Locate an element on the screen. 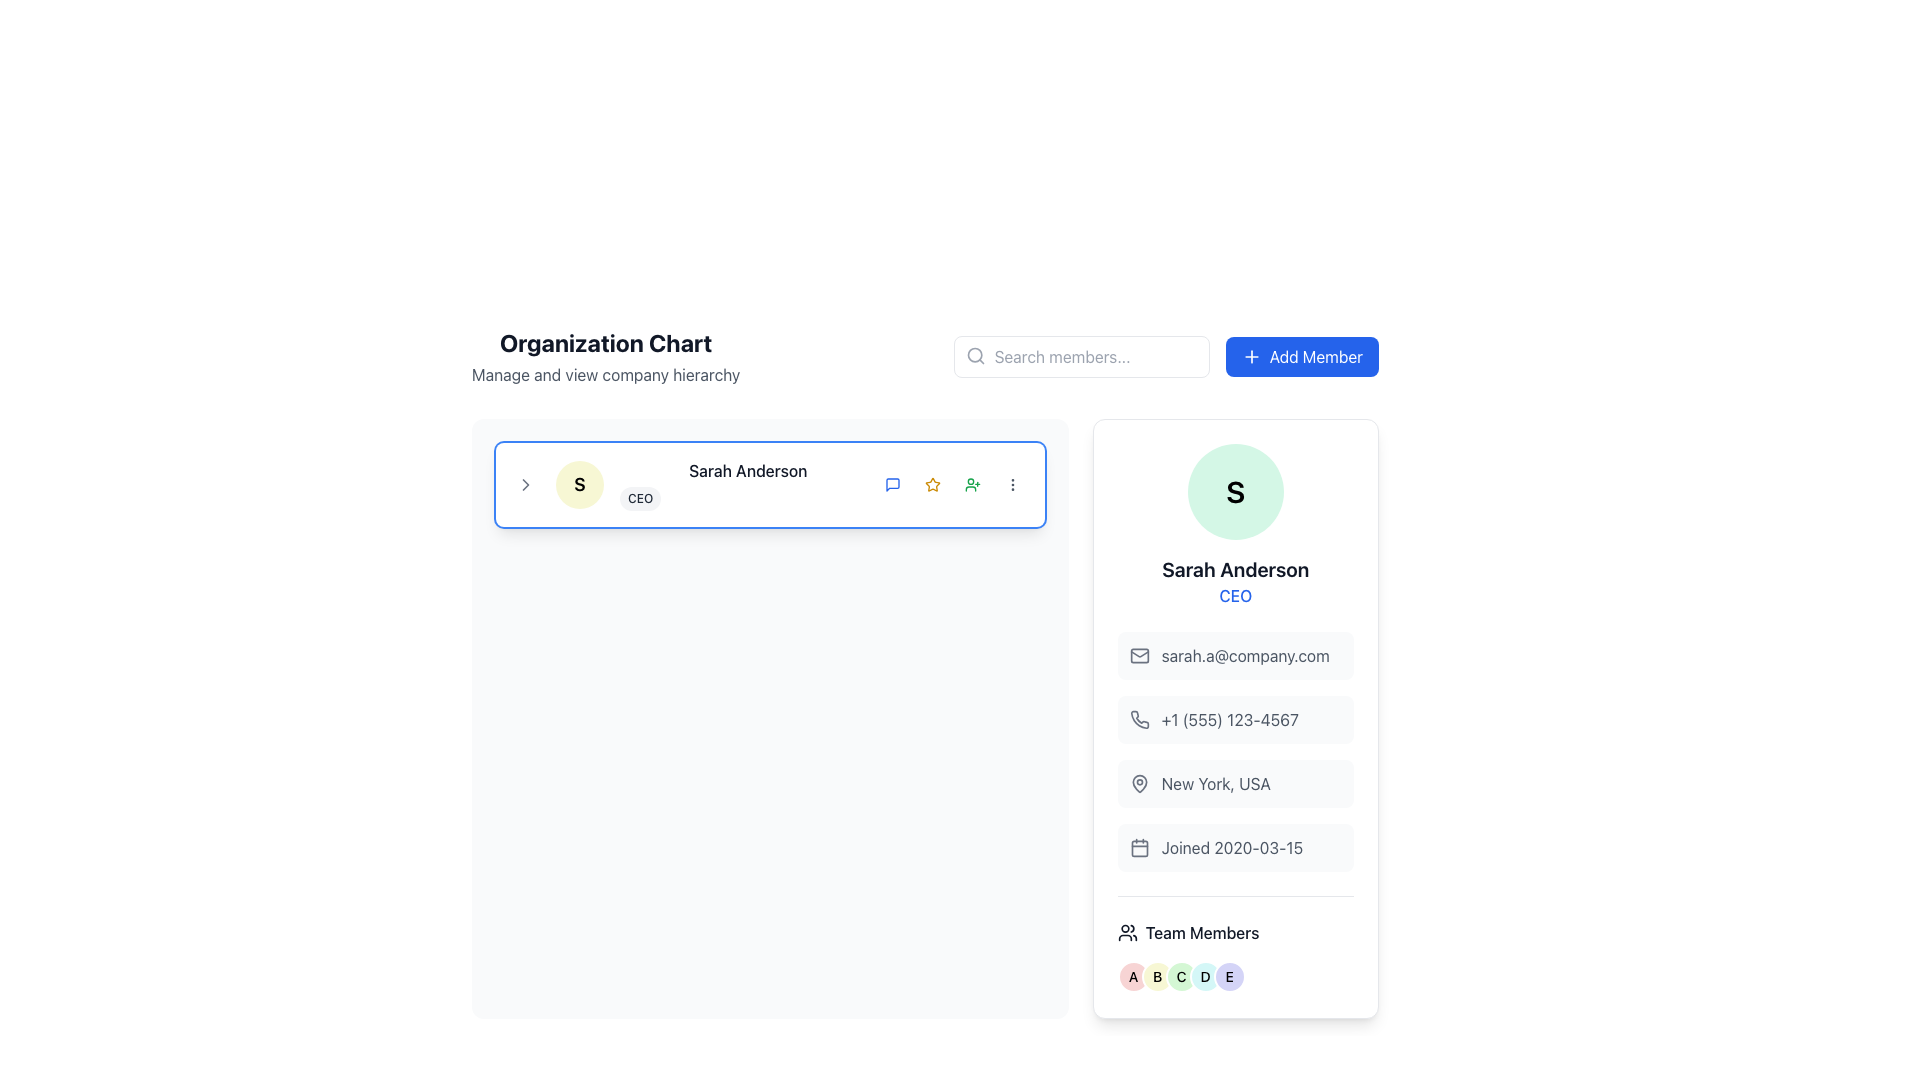  interaction on the '+' icon located to the left of the 'Add Member' button text label is located at coordinates (1250, 356).